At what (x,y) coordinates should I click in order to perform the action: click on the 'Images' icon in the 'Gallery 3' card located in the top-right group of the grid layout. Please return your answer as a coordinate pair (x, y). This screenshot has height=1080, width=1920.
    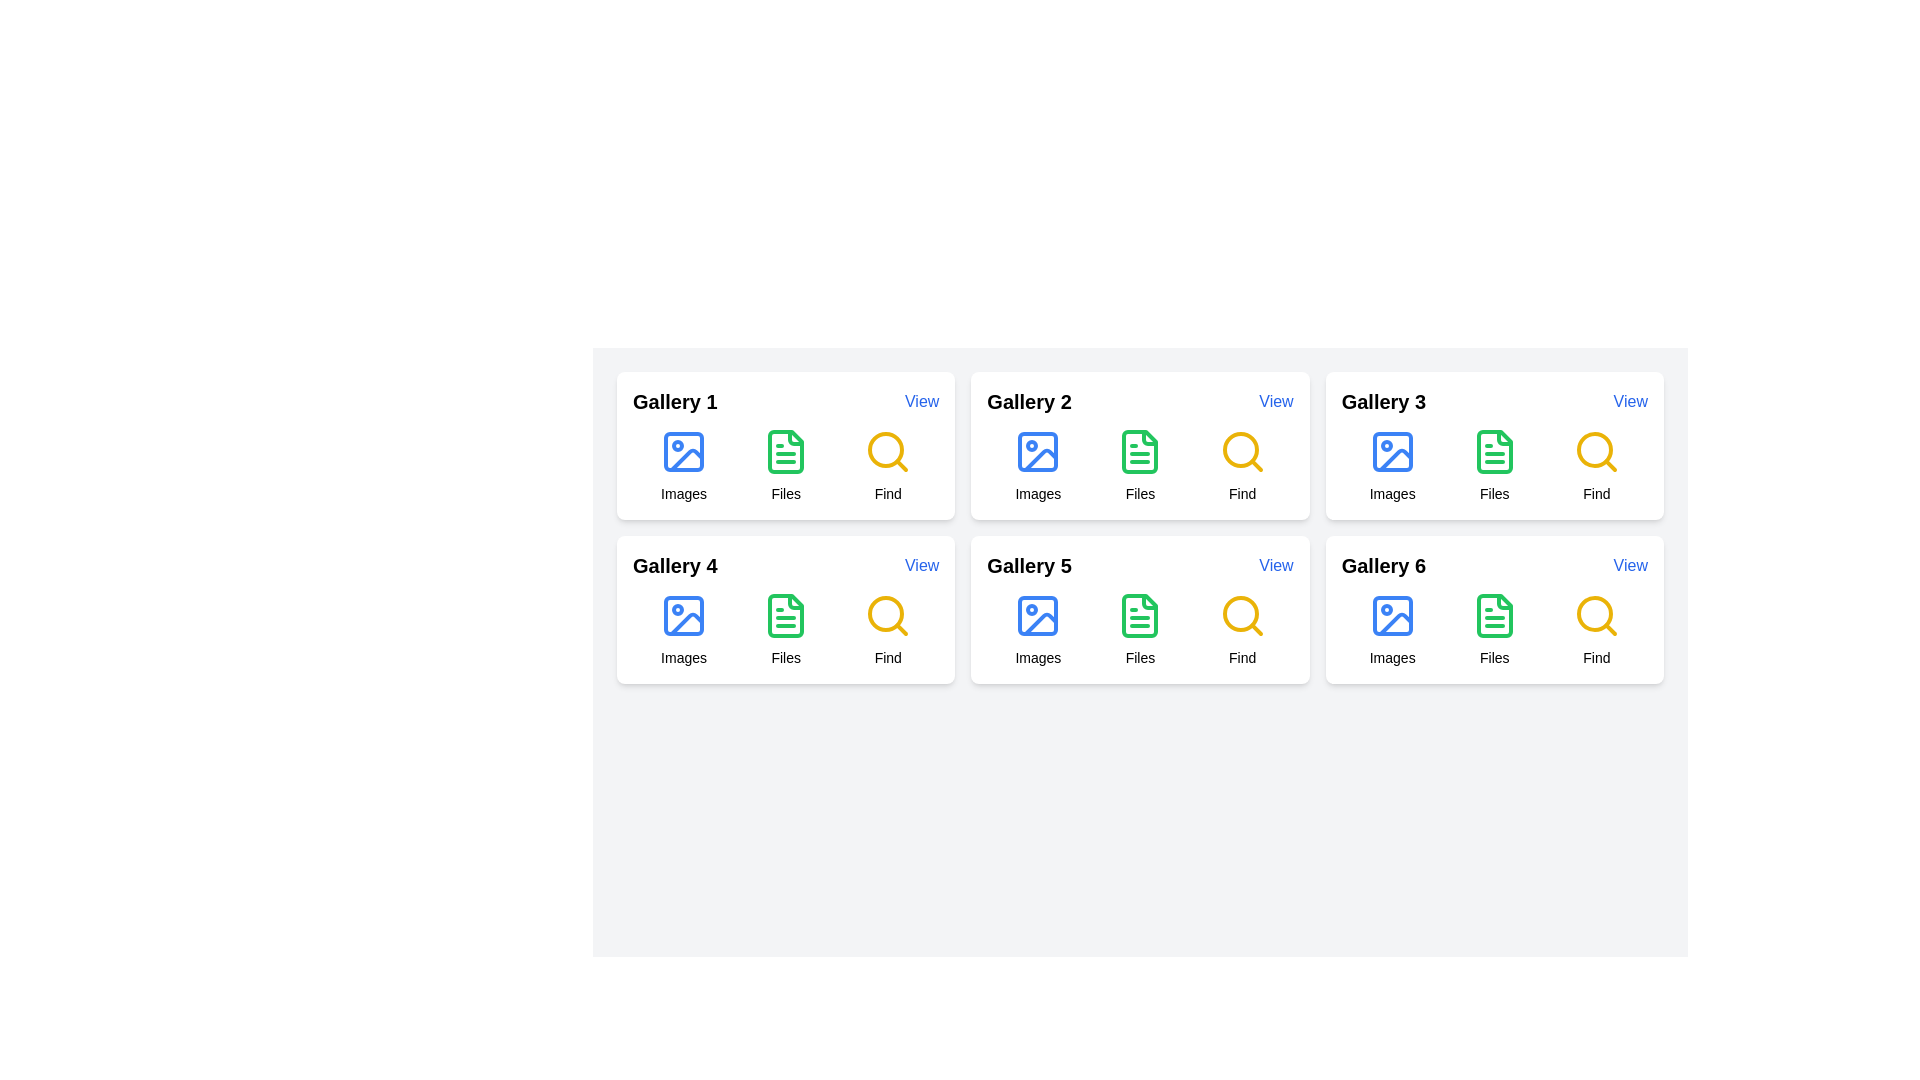
    Looking at the image, I should click on (1391, 466).